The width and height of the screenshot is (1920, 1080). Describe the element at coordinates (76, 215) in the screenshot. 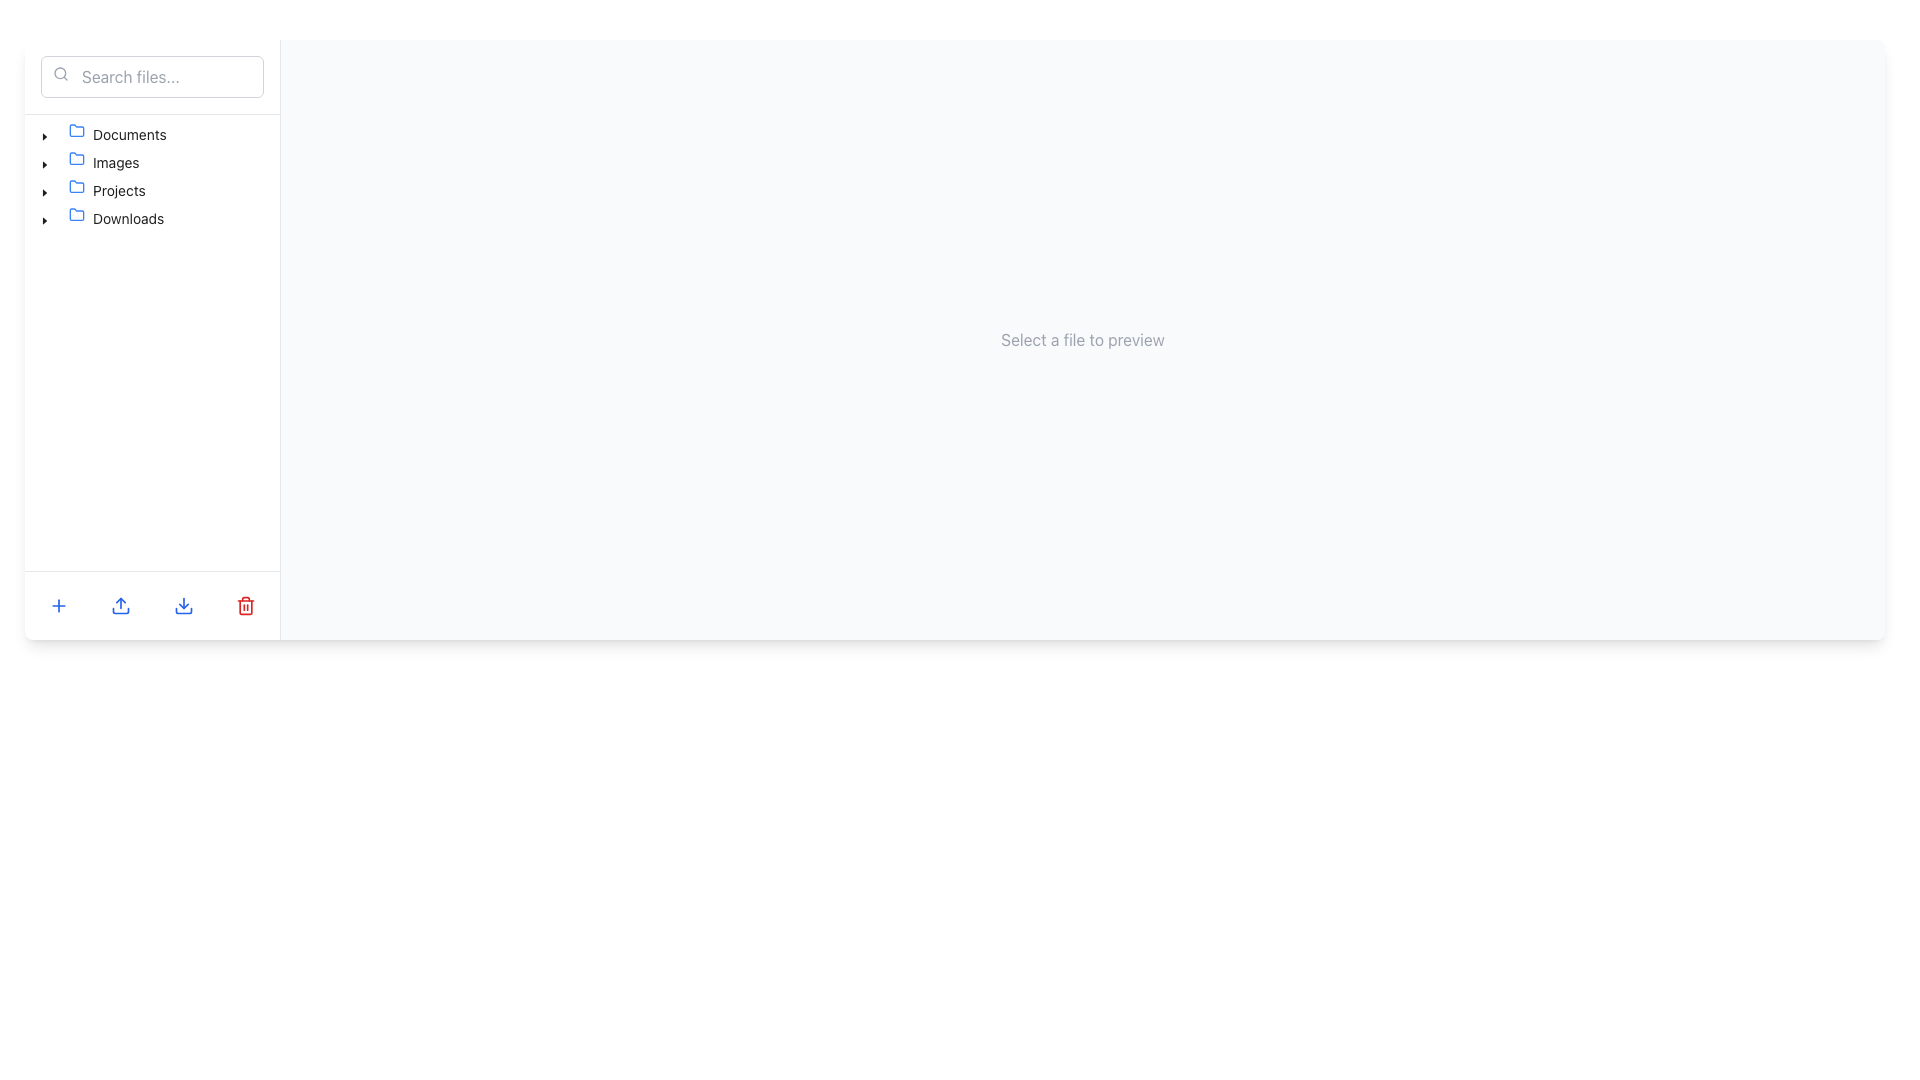

I see `the 'Downloads' icon` at that location.